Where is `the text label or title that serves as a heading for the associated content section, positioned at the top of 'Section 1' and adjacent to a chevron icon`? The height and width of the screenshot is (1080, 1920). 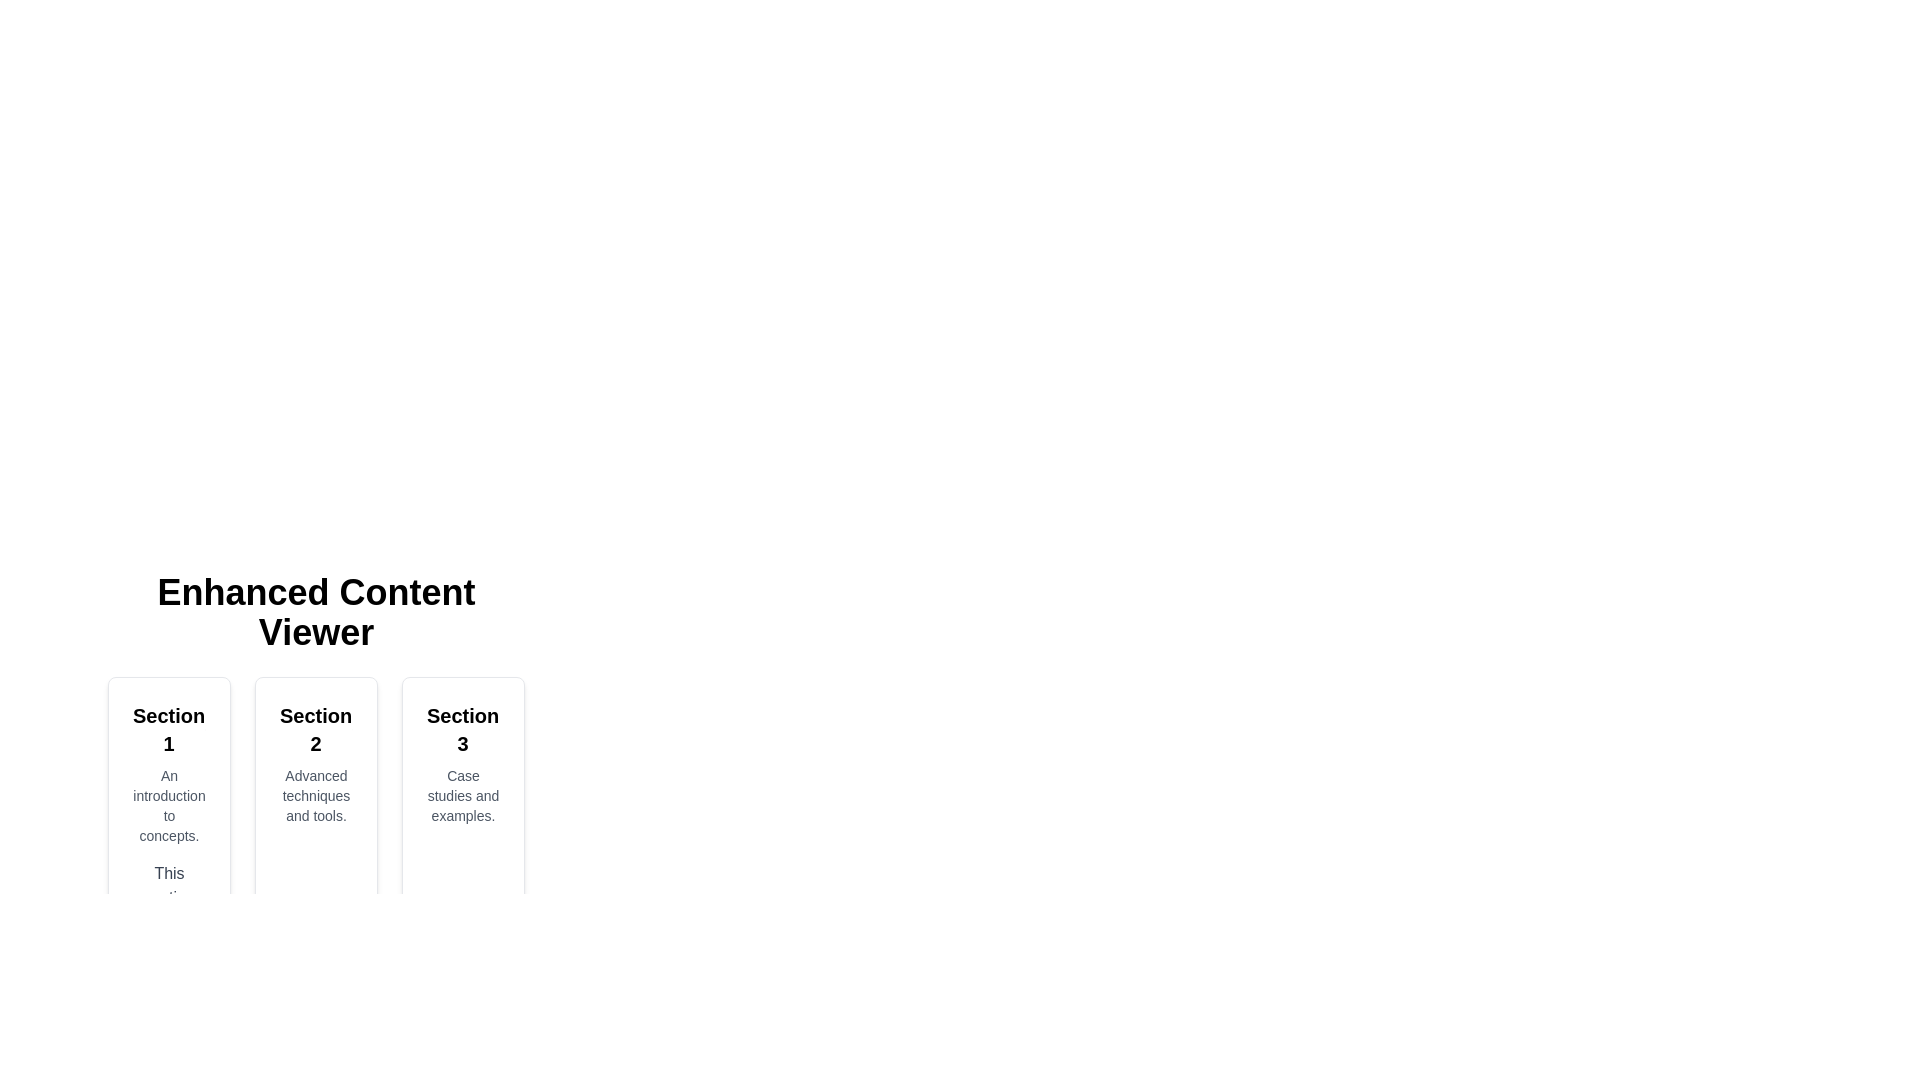
the text label or title that serves as a heading for the associated content section, positioned at the top of 'Section 1' and adjacent to a chevron icon is located at coordinates (169, 729).